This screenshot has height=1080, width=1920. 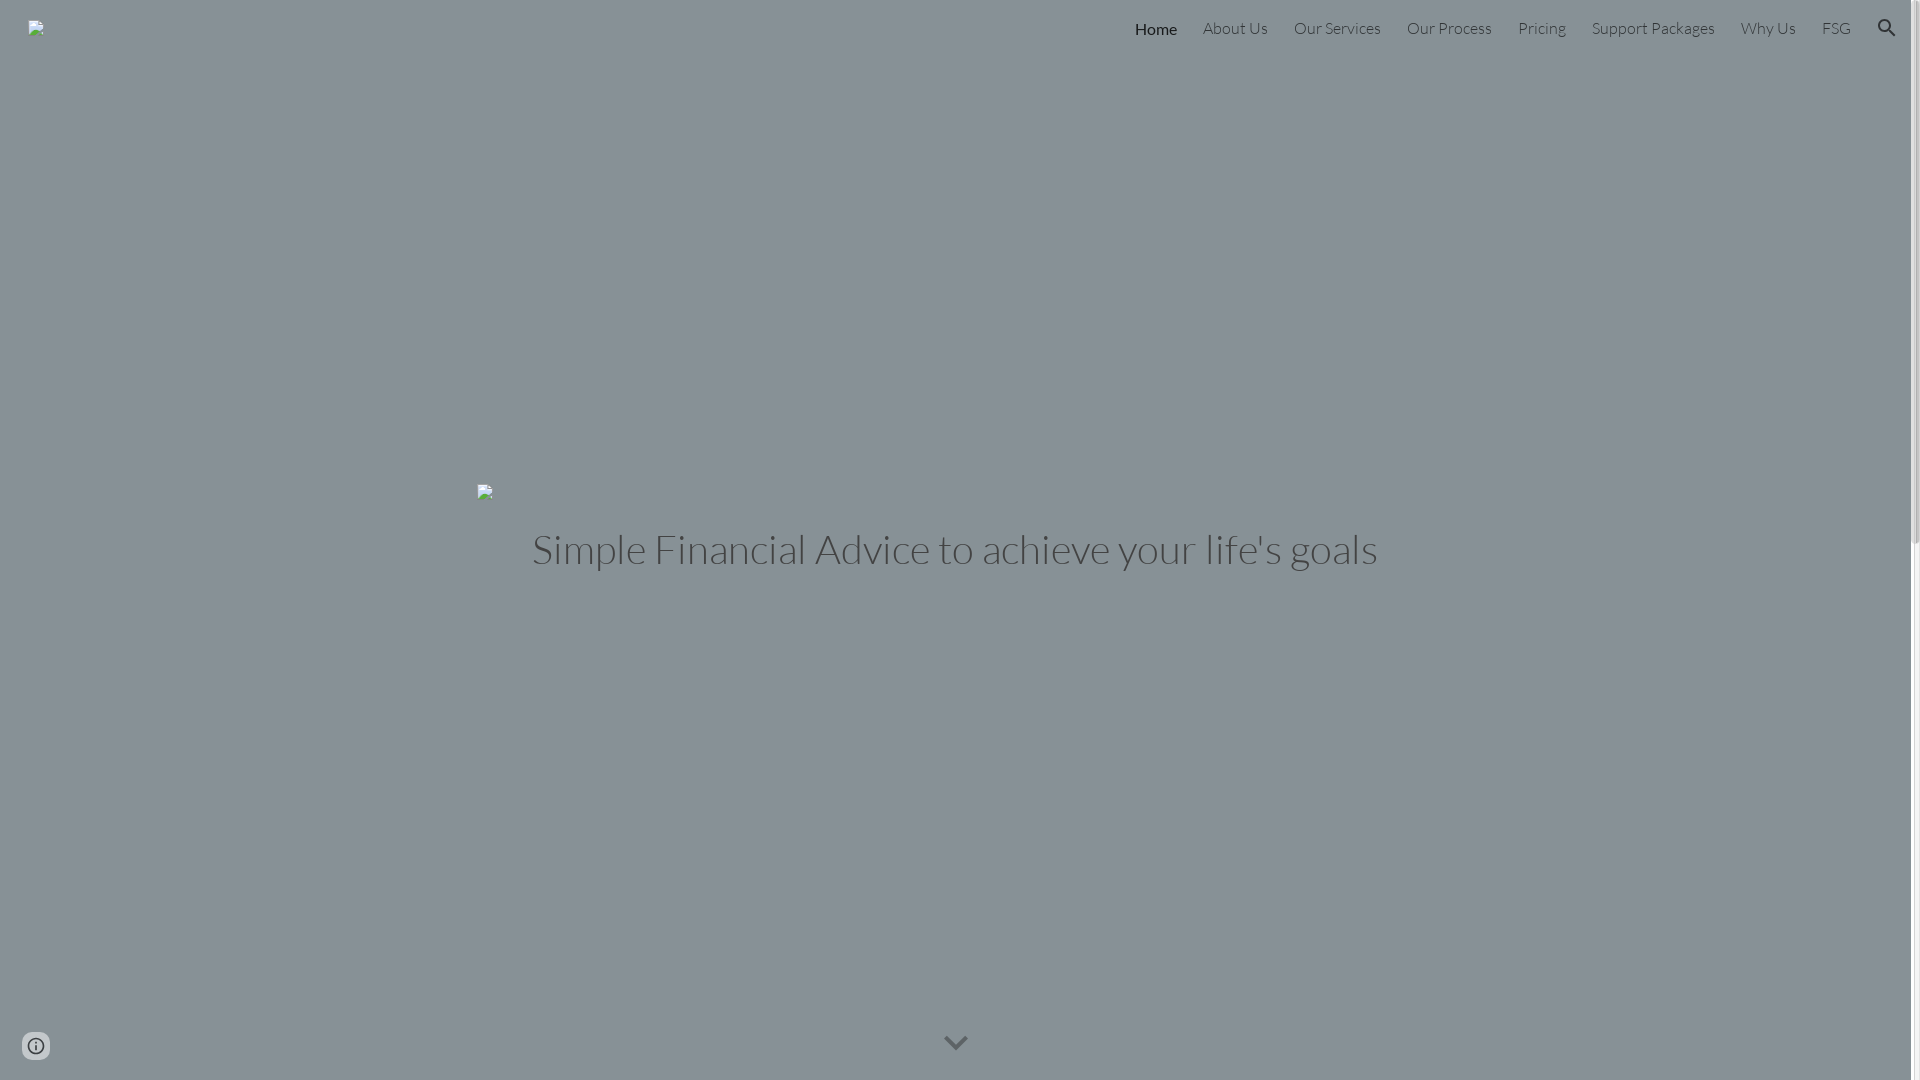 I want to click on 'About Us', so click(x=1234, y=27).